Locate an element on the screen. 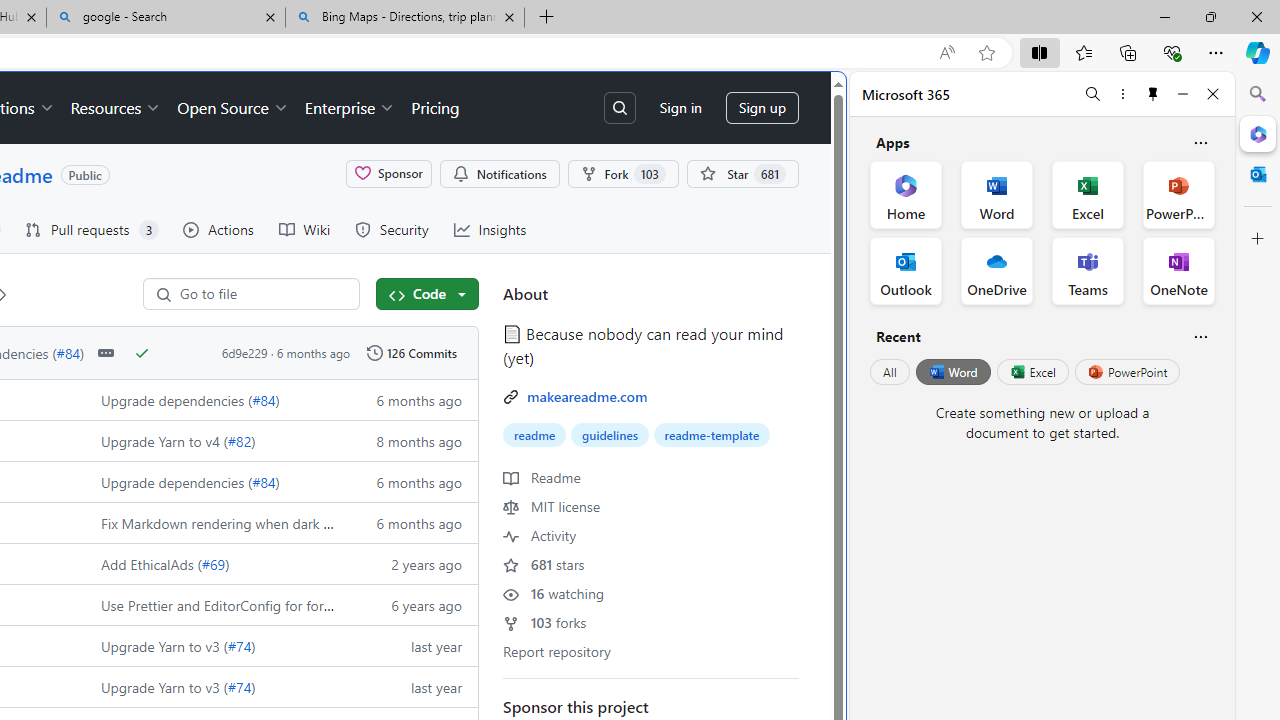 Image resolution: width=1280 pixels, height=720 pixels. 'Report repository' is located at coordinates (556, 650).